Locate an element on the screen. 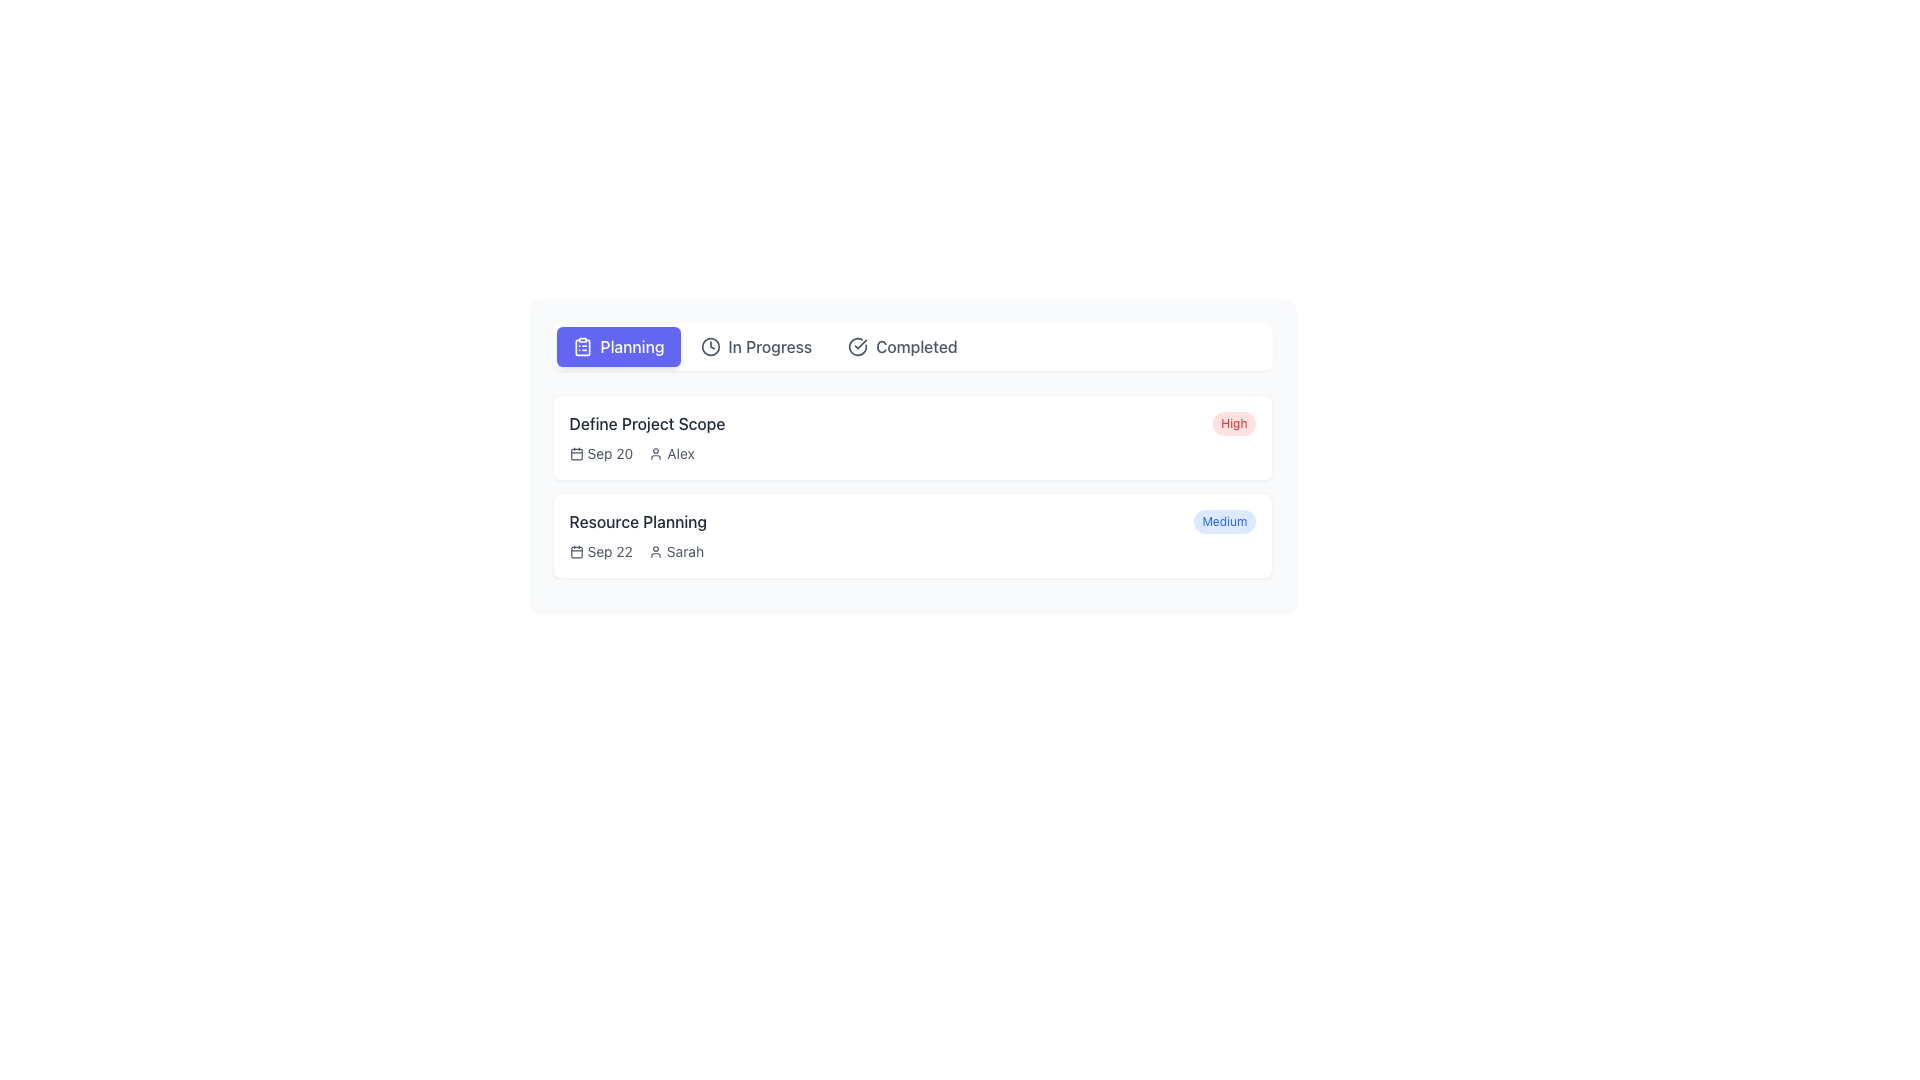  the button labeled 'Planning' that contains the label text for filtering tasks by category is located at coordinates (631, 346).